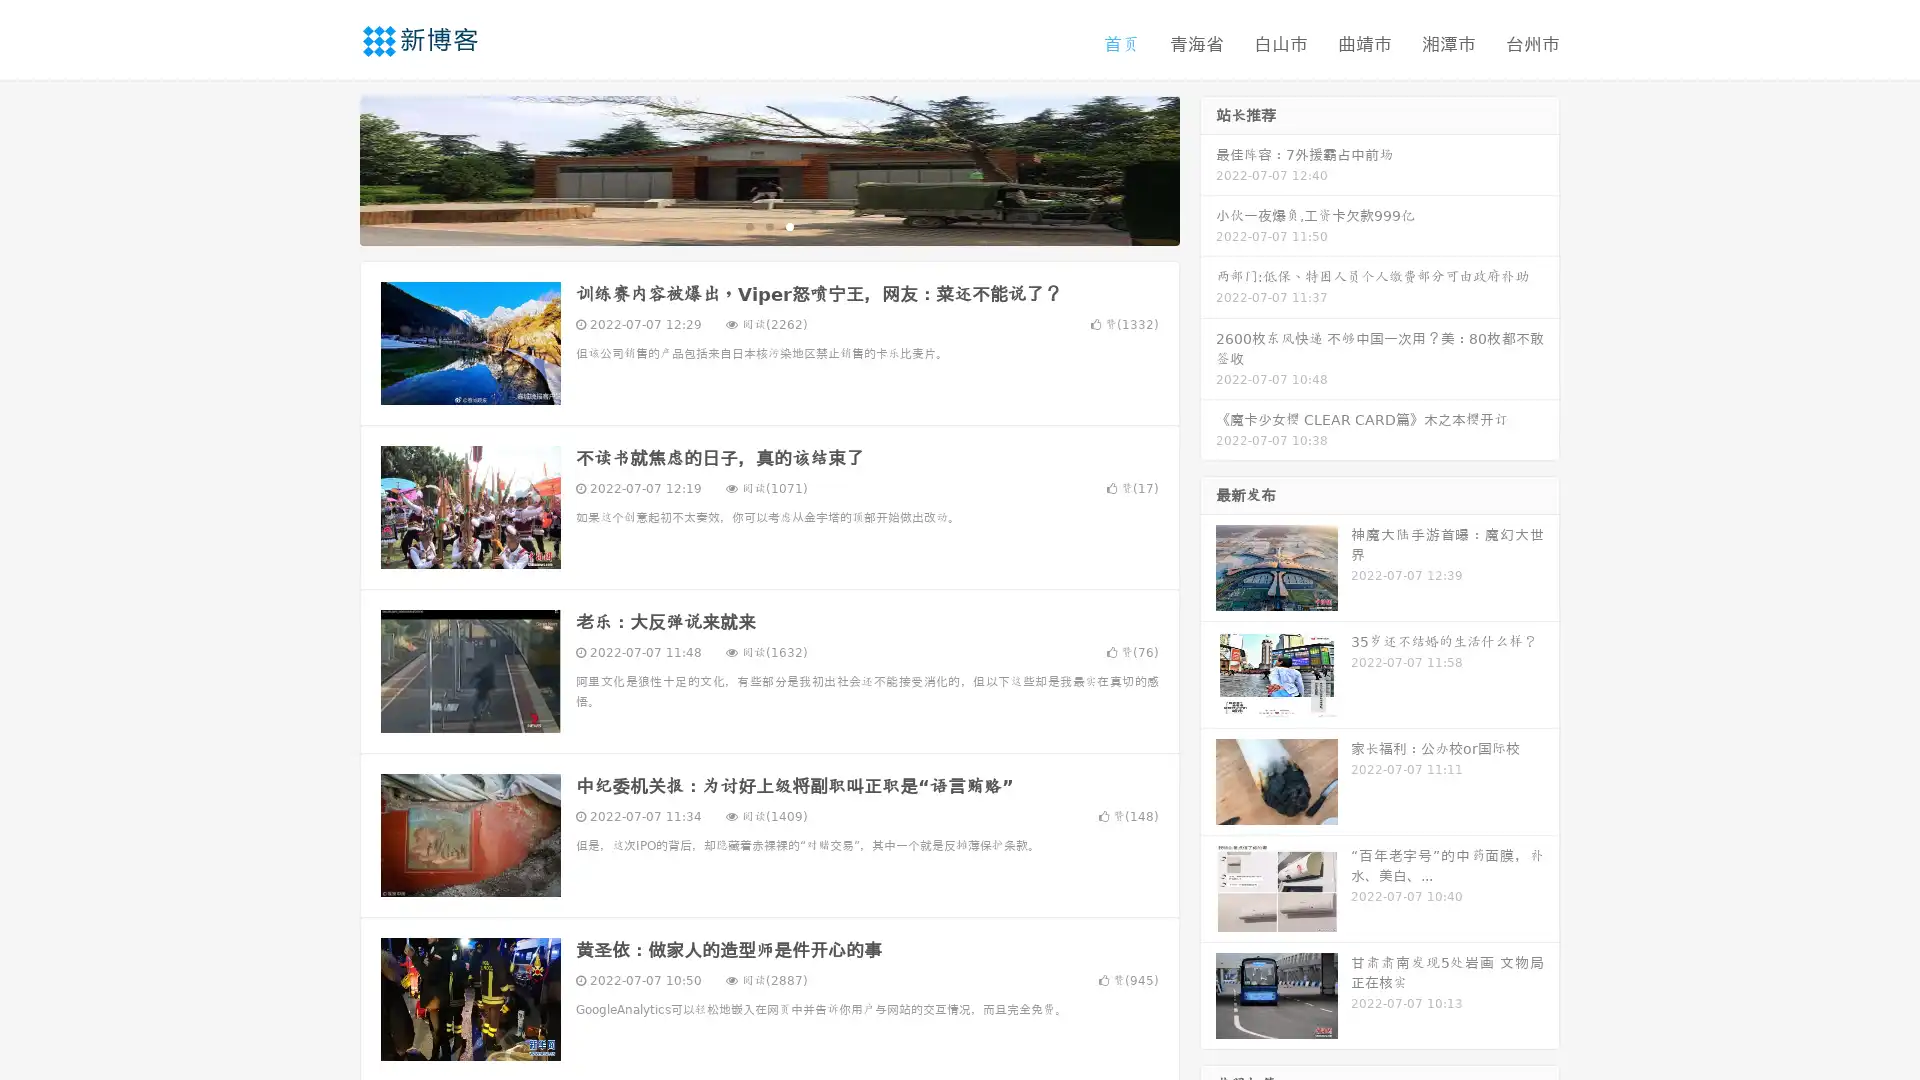 This screenshot has height=1080, width=1920. I want to click on Go to slide 1, so click(748, 225).